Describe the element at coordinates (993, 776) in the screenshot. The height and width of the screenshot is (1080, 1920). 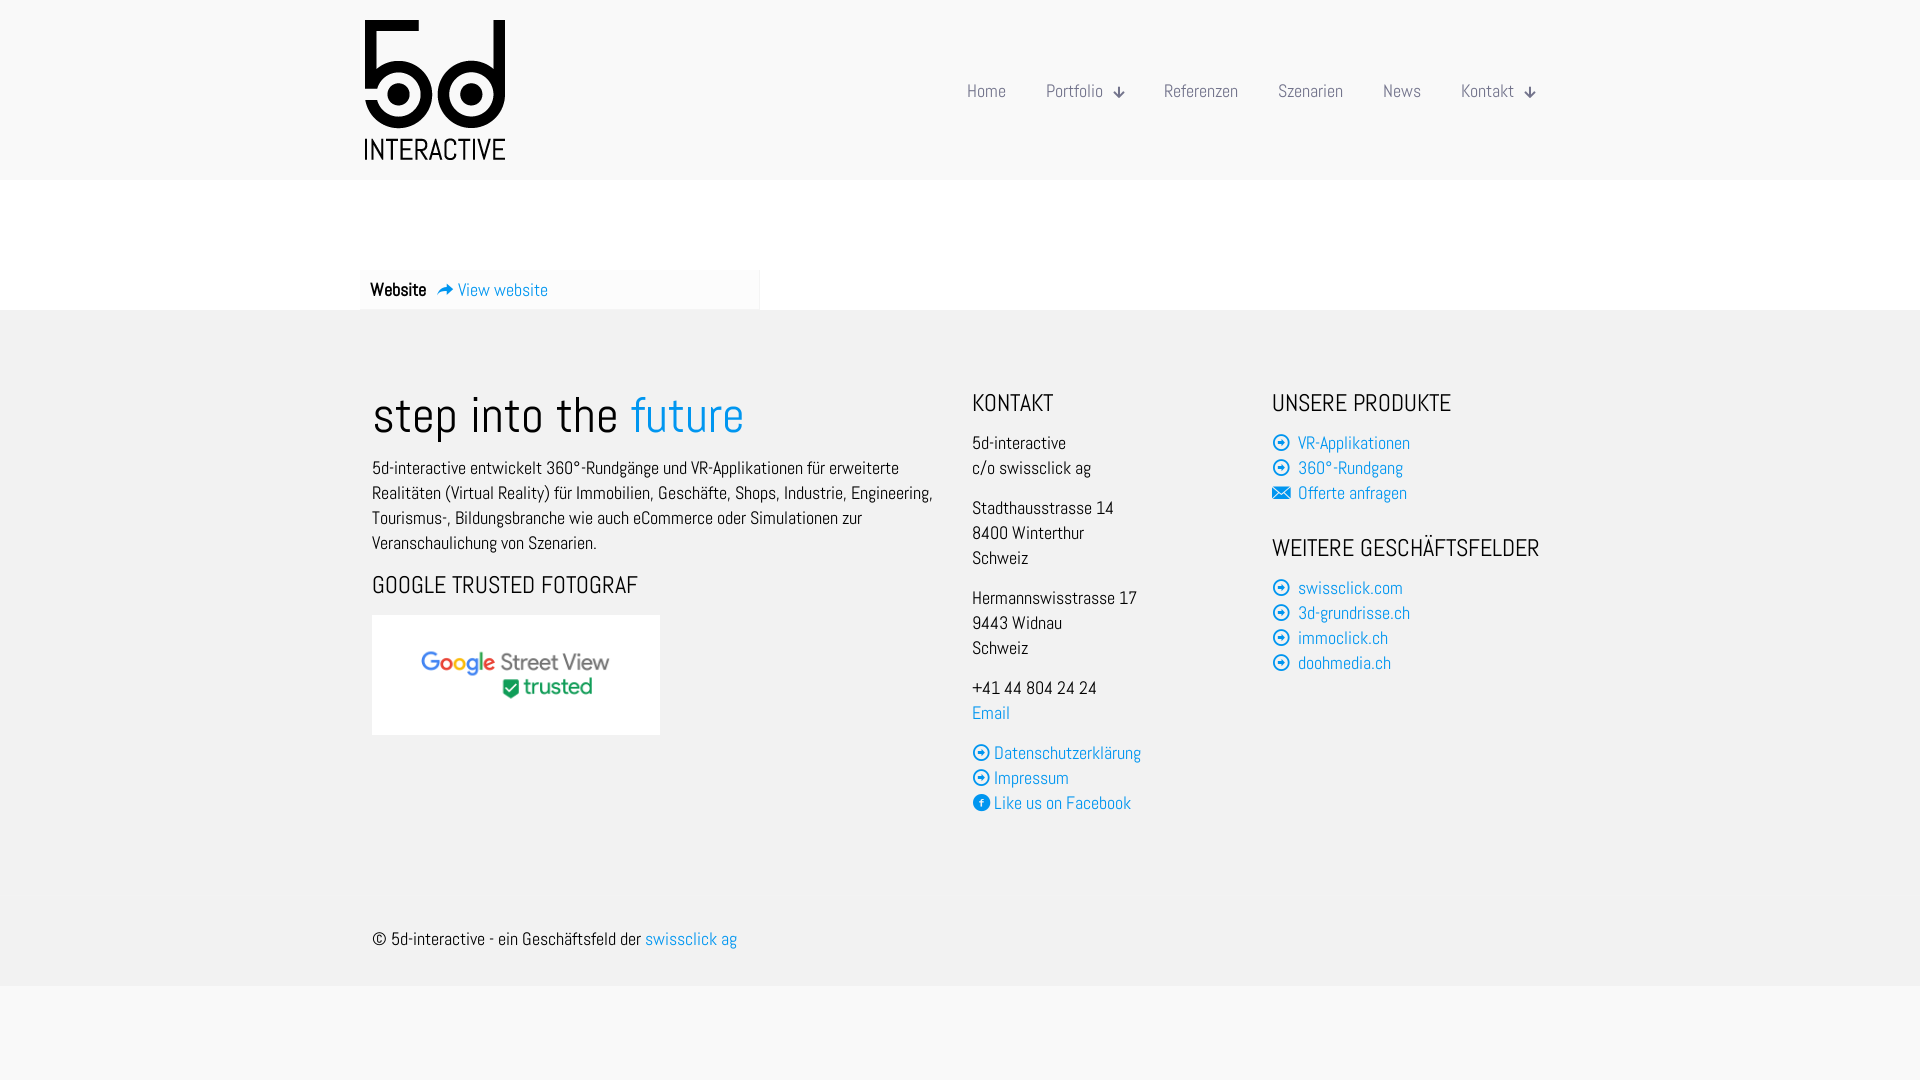
I see `'Impressum'` at that location.